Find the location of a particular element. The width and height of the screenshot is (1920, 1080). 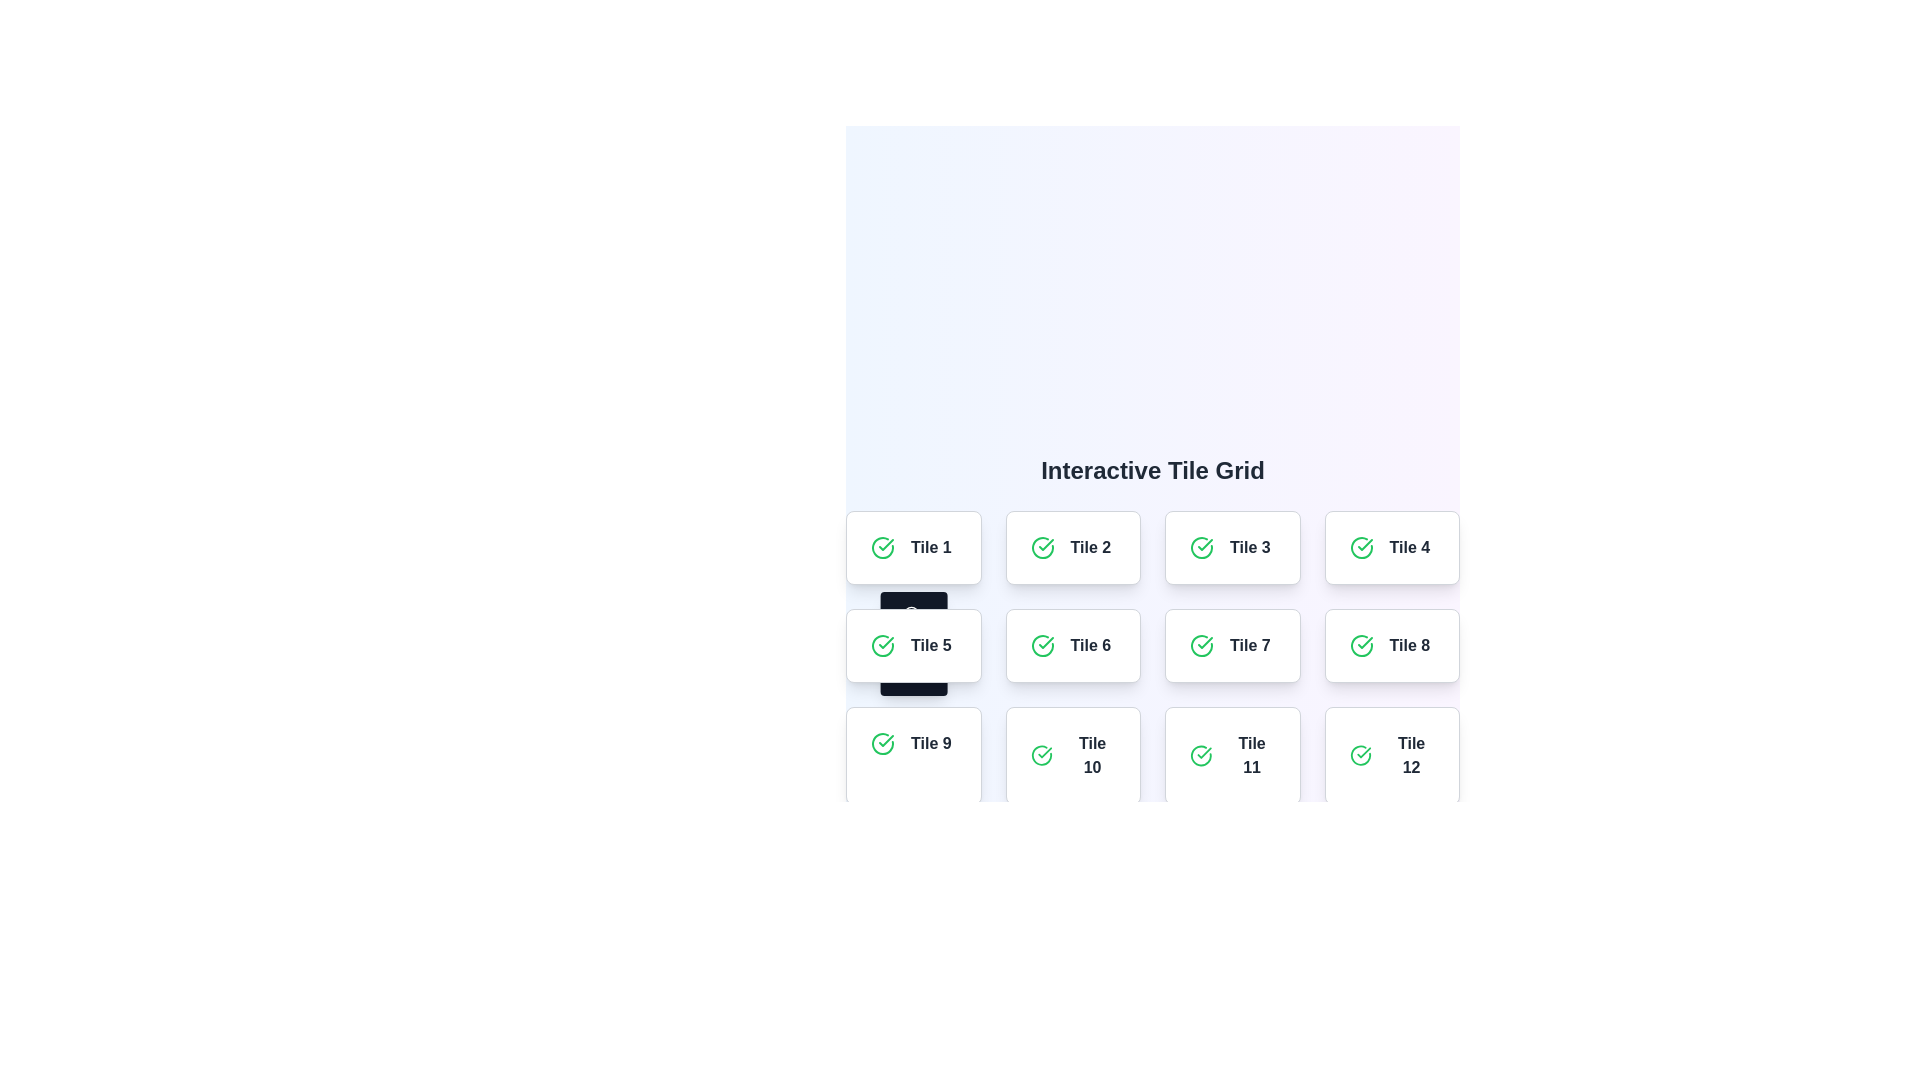

the SVG circle element located within 'Tile 5' is located at coordinates (910, 612).